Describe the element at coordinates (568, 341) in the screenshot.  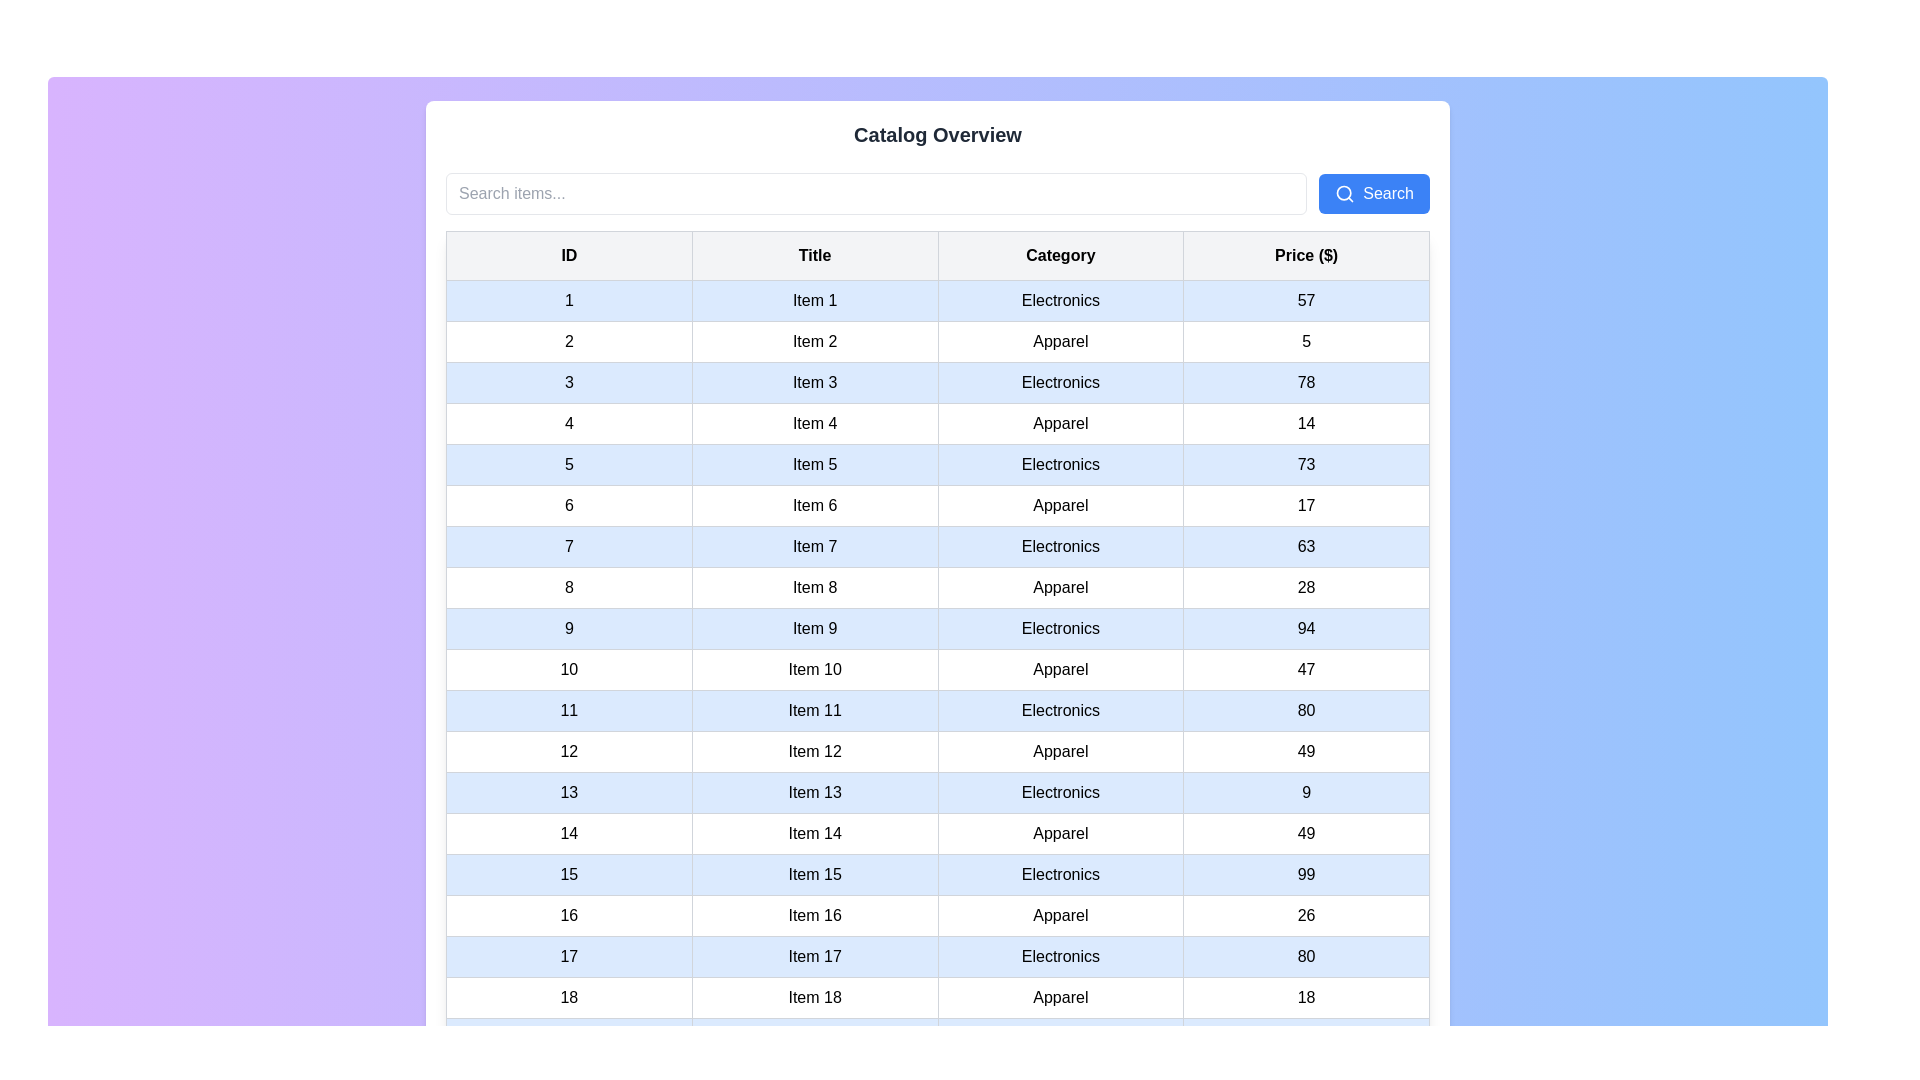
I see `the table cell containing the number '2', which is styled with a white background and bordered by a thin gray outline, located in the second row under the 'ID' column` at that location.